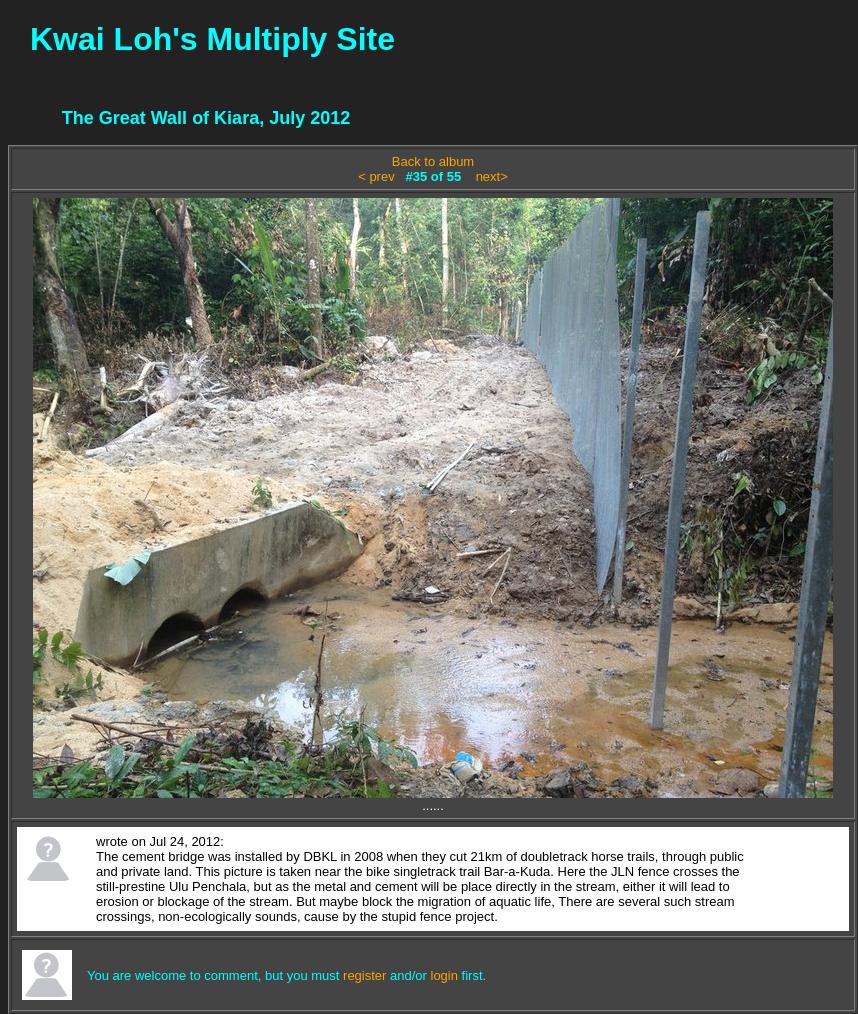  What do you see at coordinates (158, 841) in the screenshot?
I see `'wrote on Jul 24, 2012:'` at bounding box center [158, 841].